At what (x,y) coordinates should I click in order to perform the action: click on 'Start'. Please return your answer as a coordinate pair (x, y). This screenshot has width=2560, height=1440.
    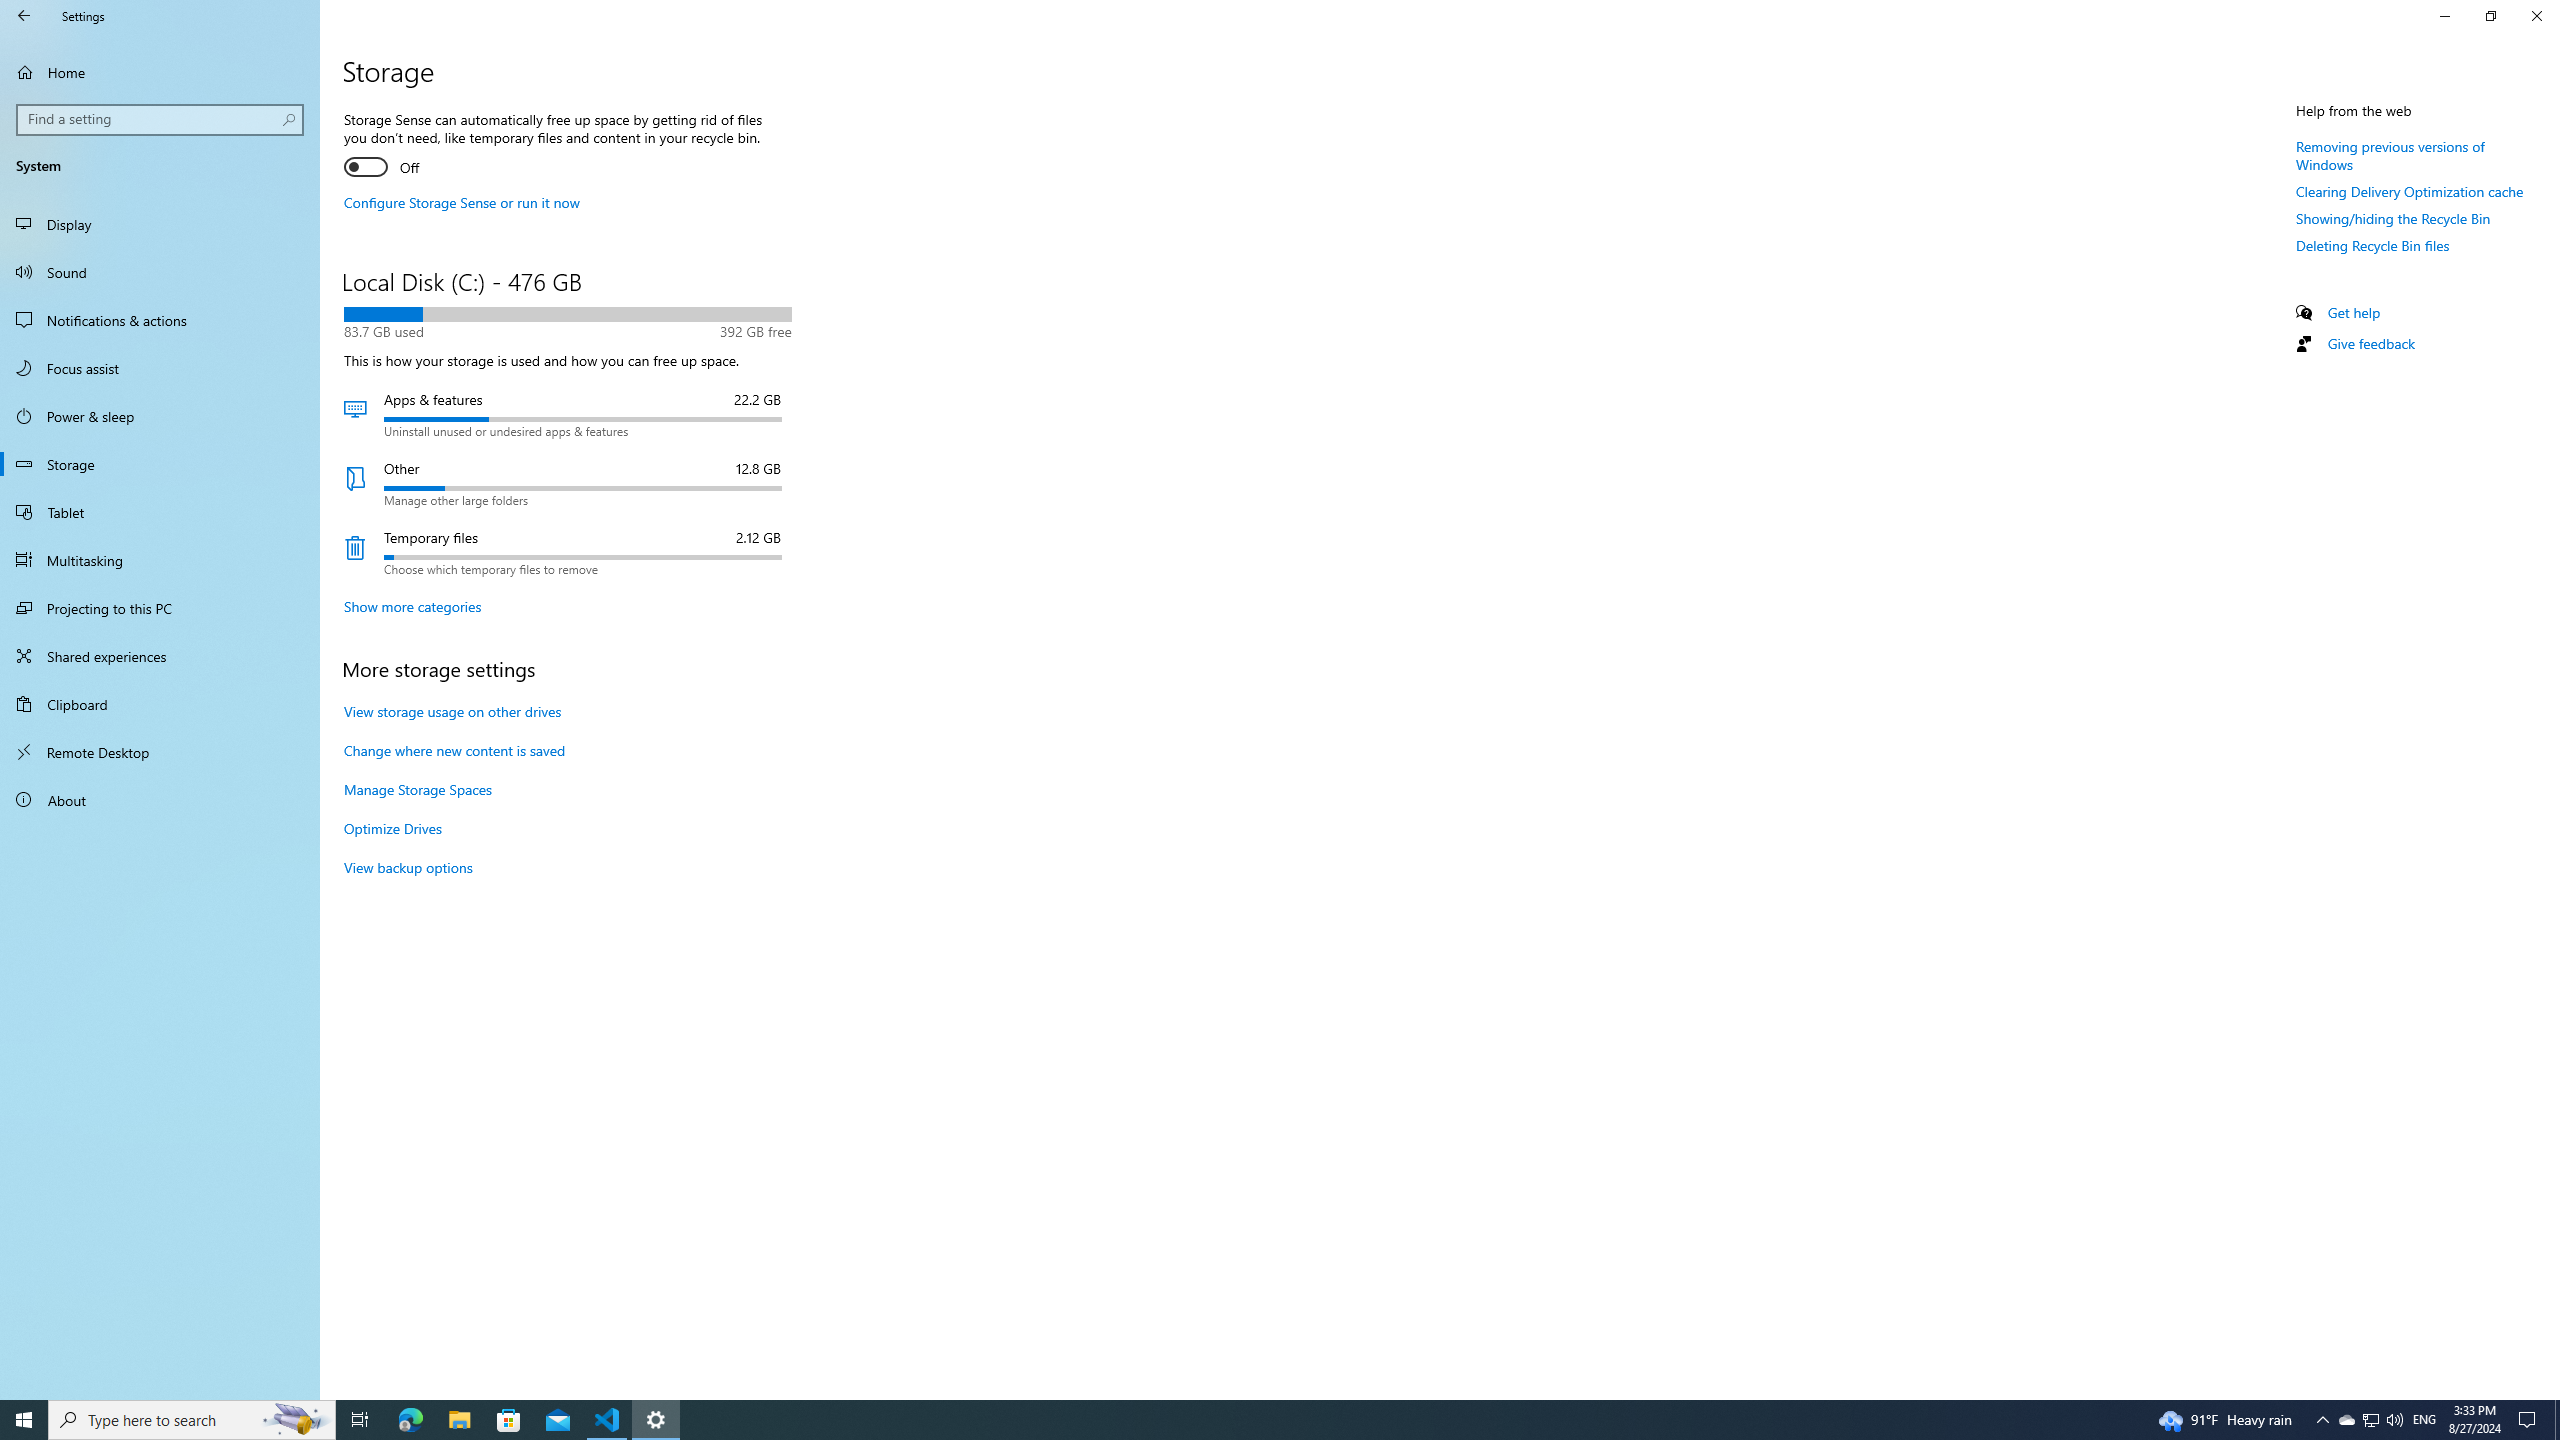
    Looking at the image, I should click on (24, 1418).